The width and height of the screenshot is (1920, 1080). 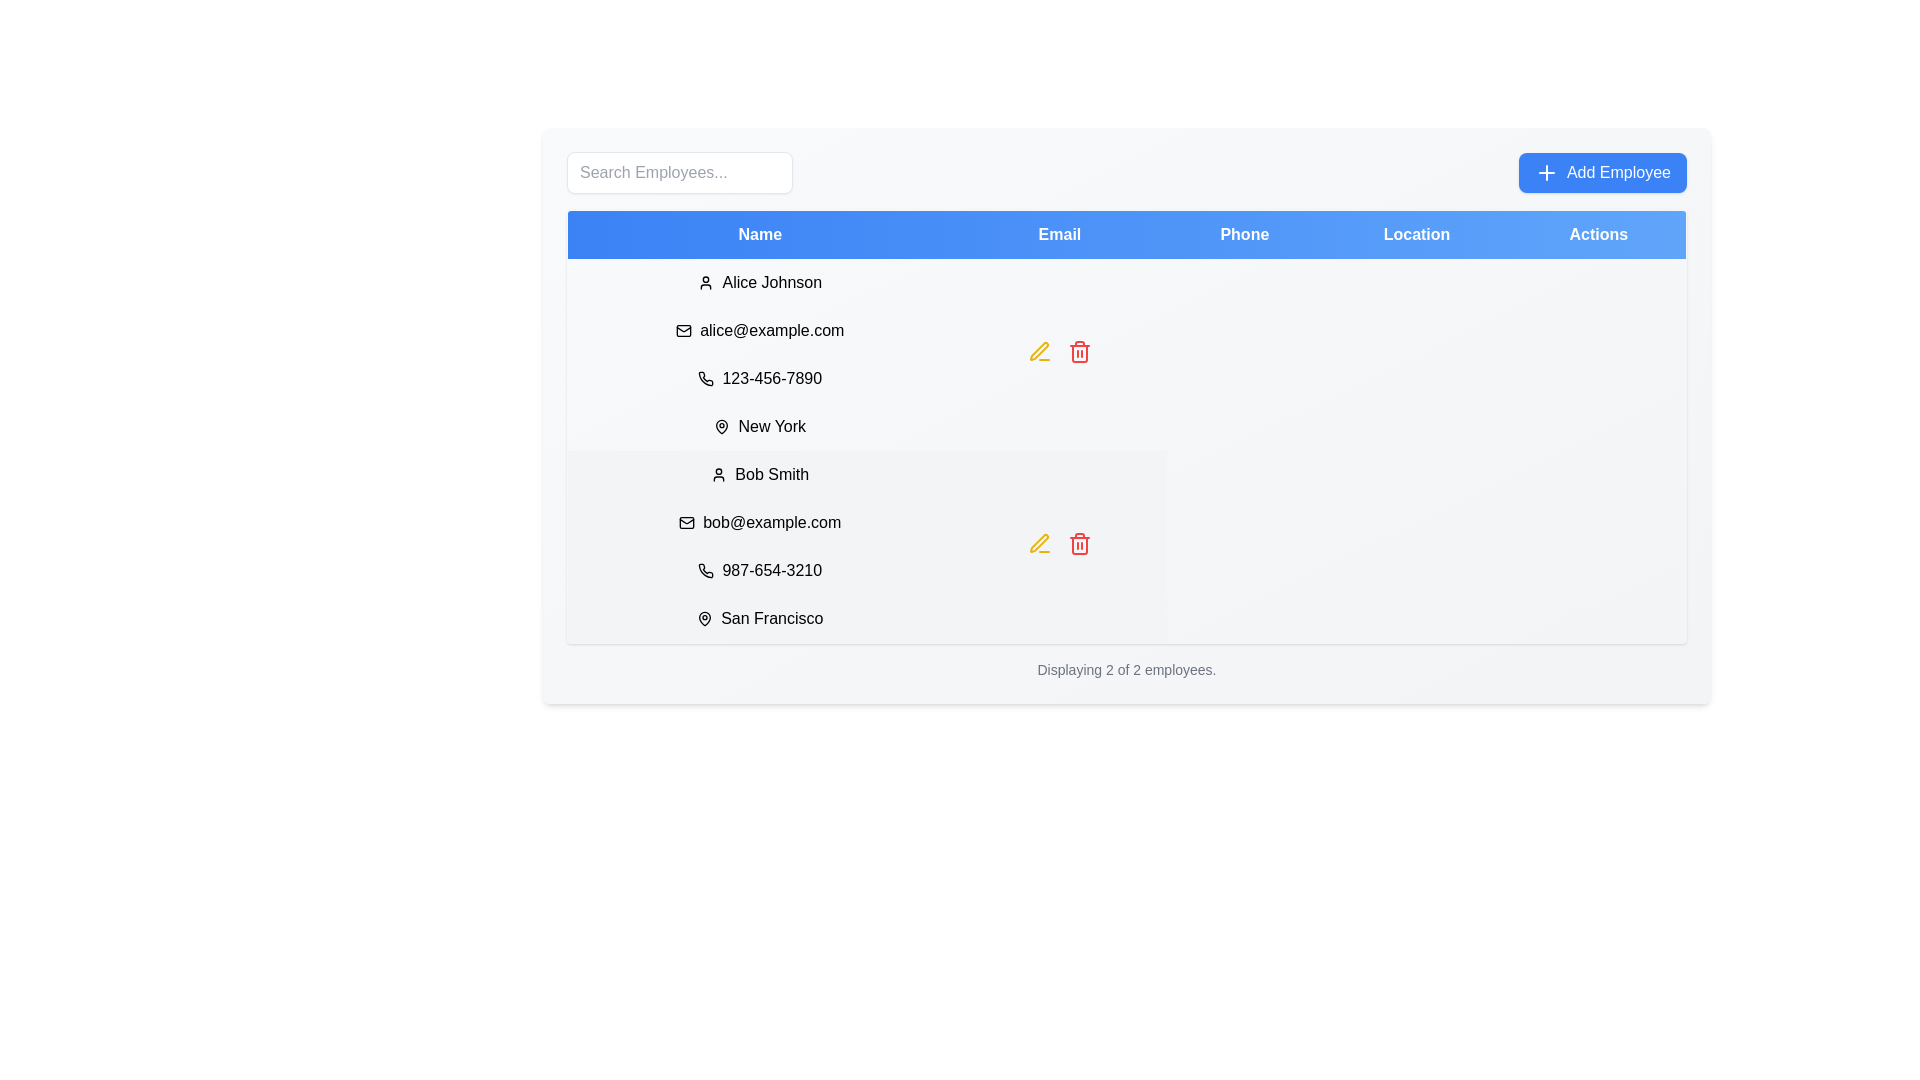 What do you see at coordinates (684, 330) in the screenshot?
I see `the email indicator icon located in the 'Email' column of the first row, which visually denotes the email address 'alice@example.com'` at bounding box center [684, 330].